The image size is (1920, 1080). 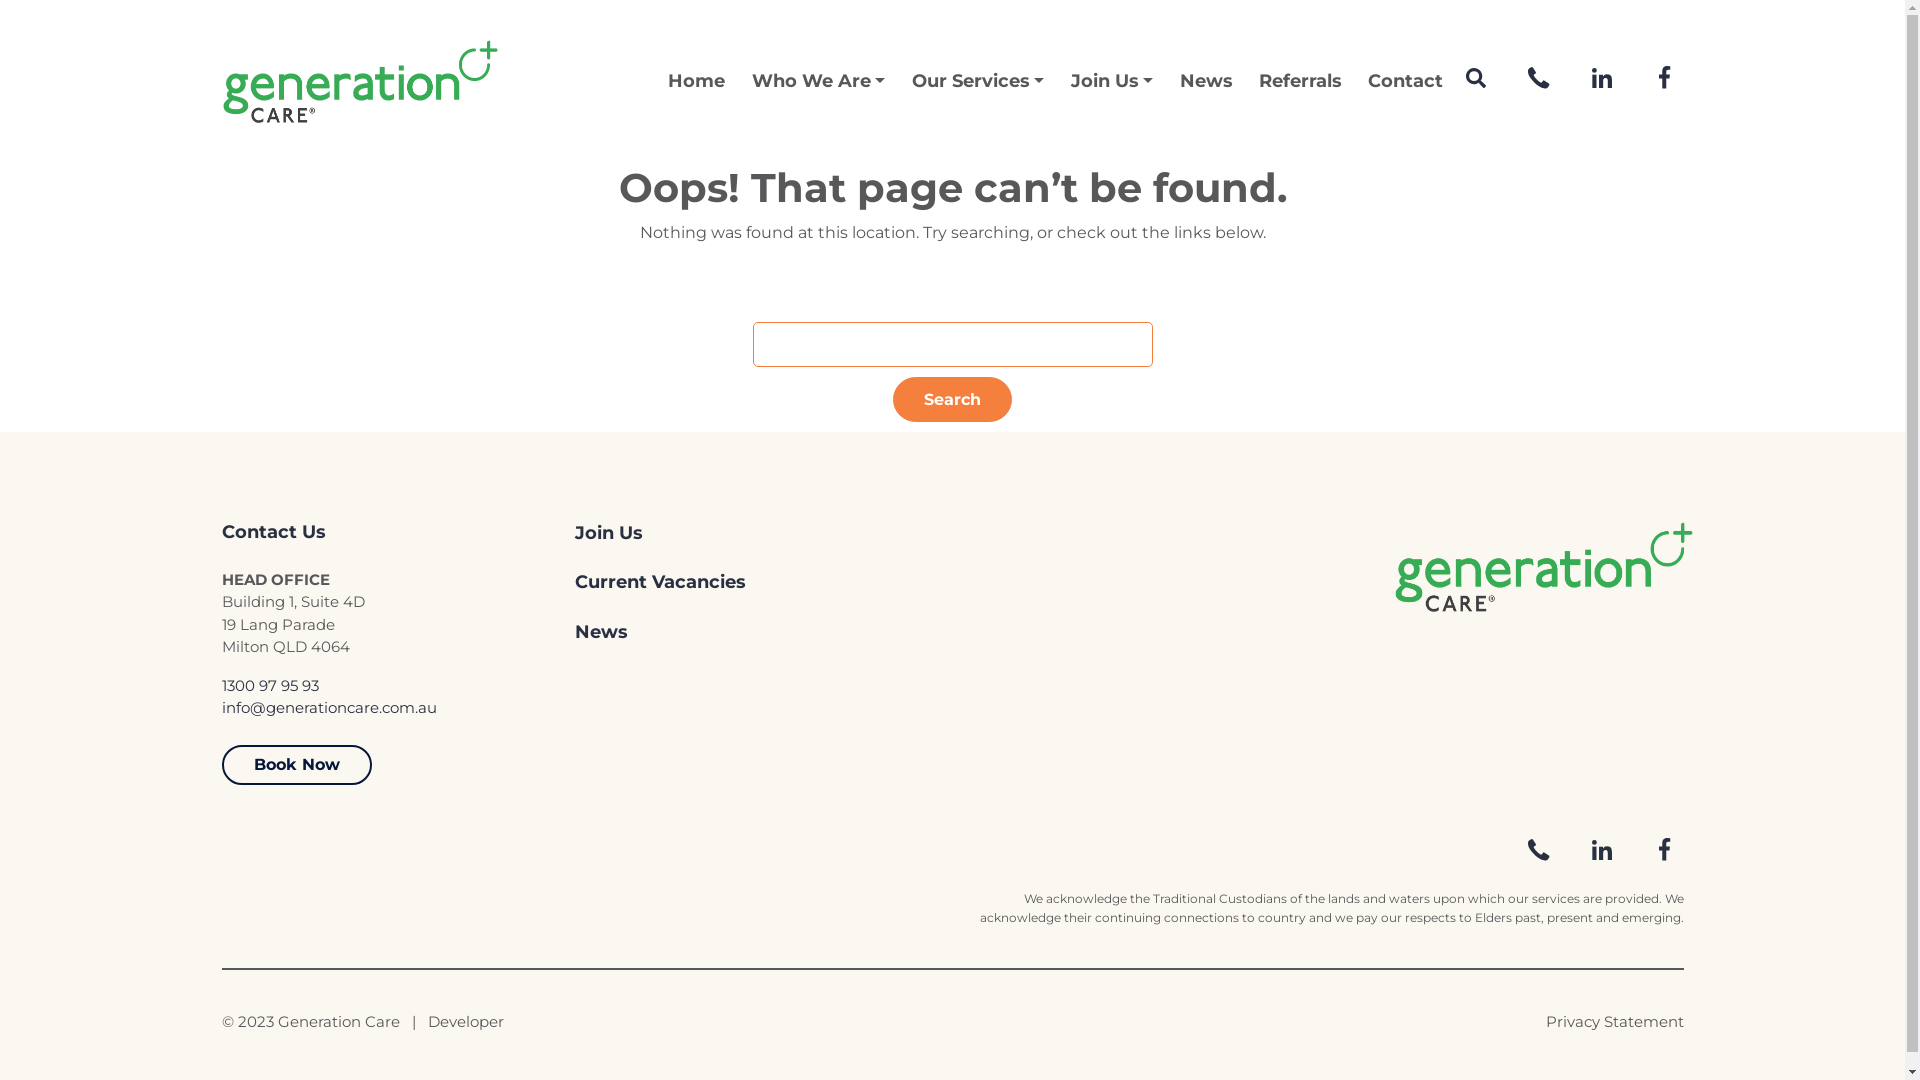 I want to click on 'Join Us', so click(x=1110, y=80).